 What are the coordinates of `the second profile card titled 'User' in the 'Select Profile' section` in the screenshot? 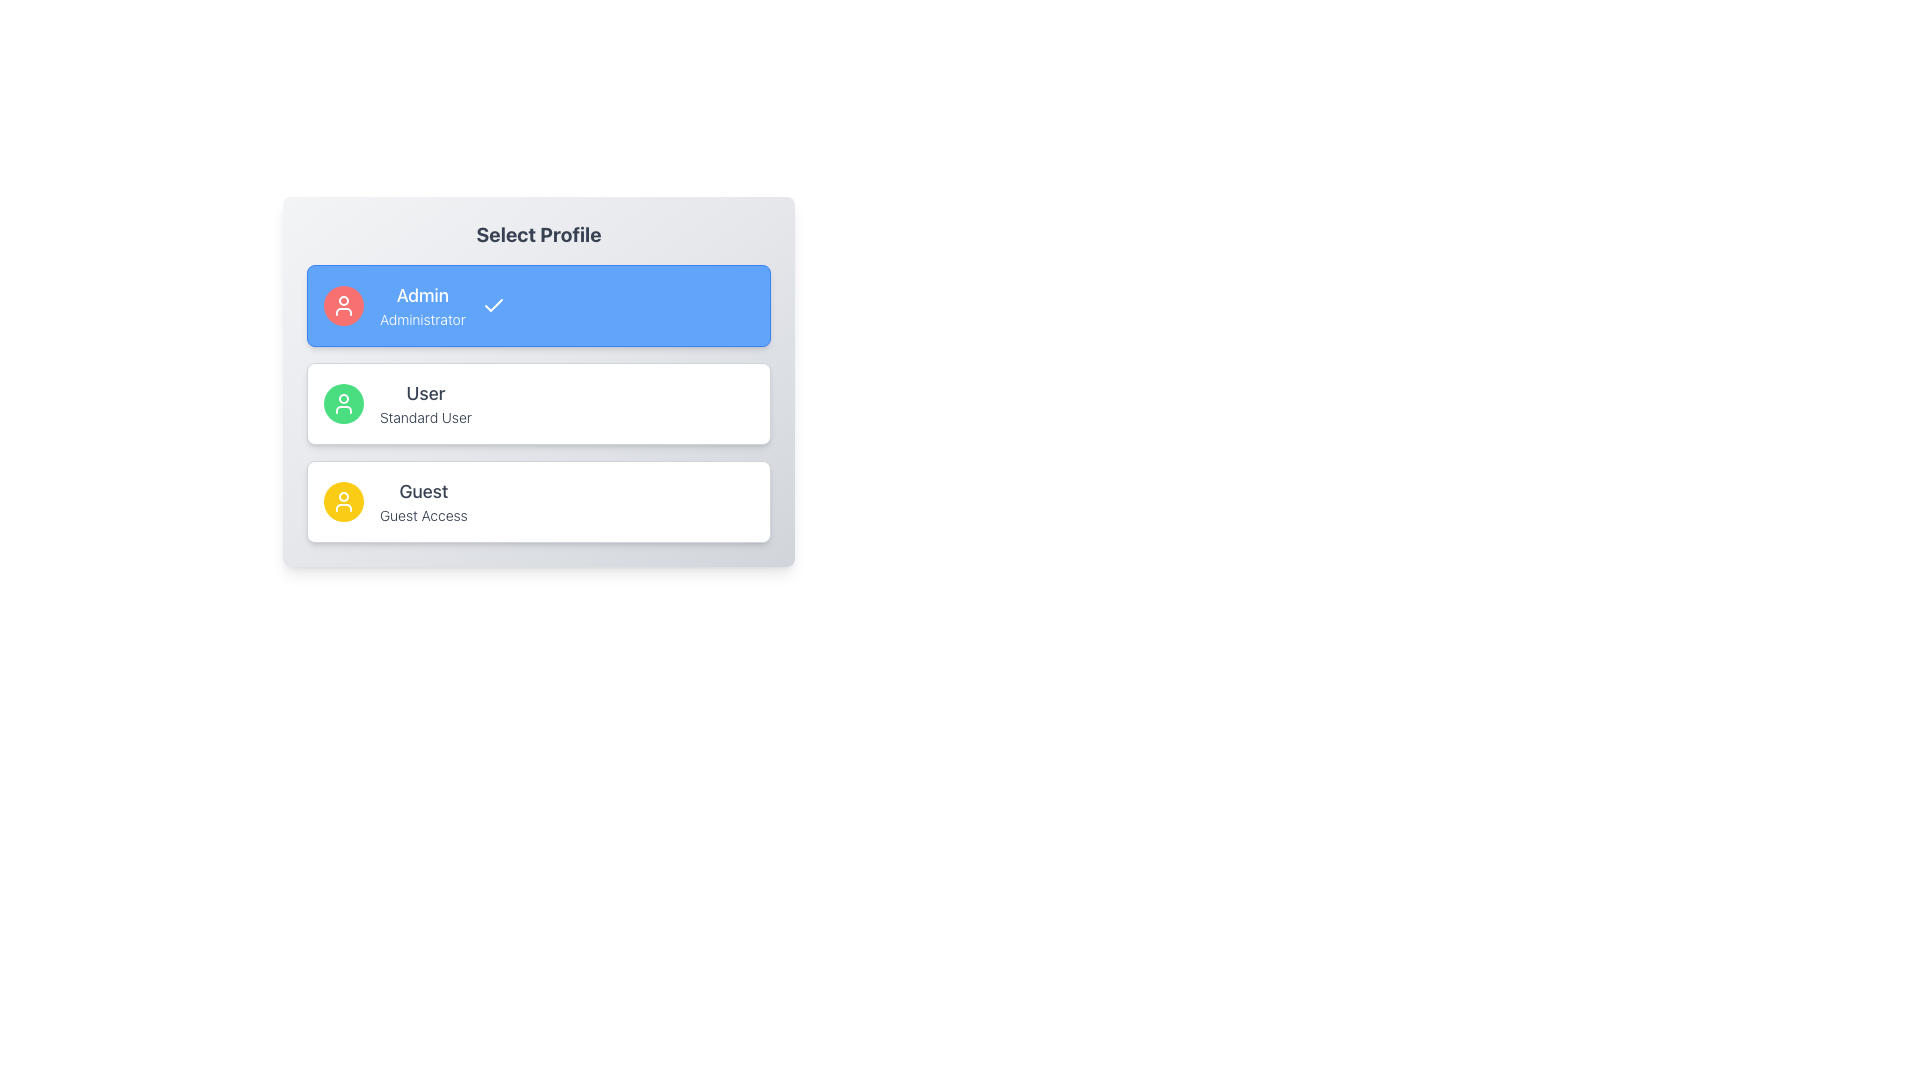 It's located at (538, 381).